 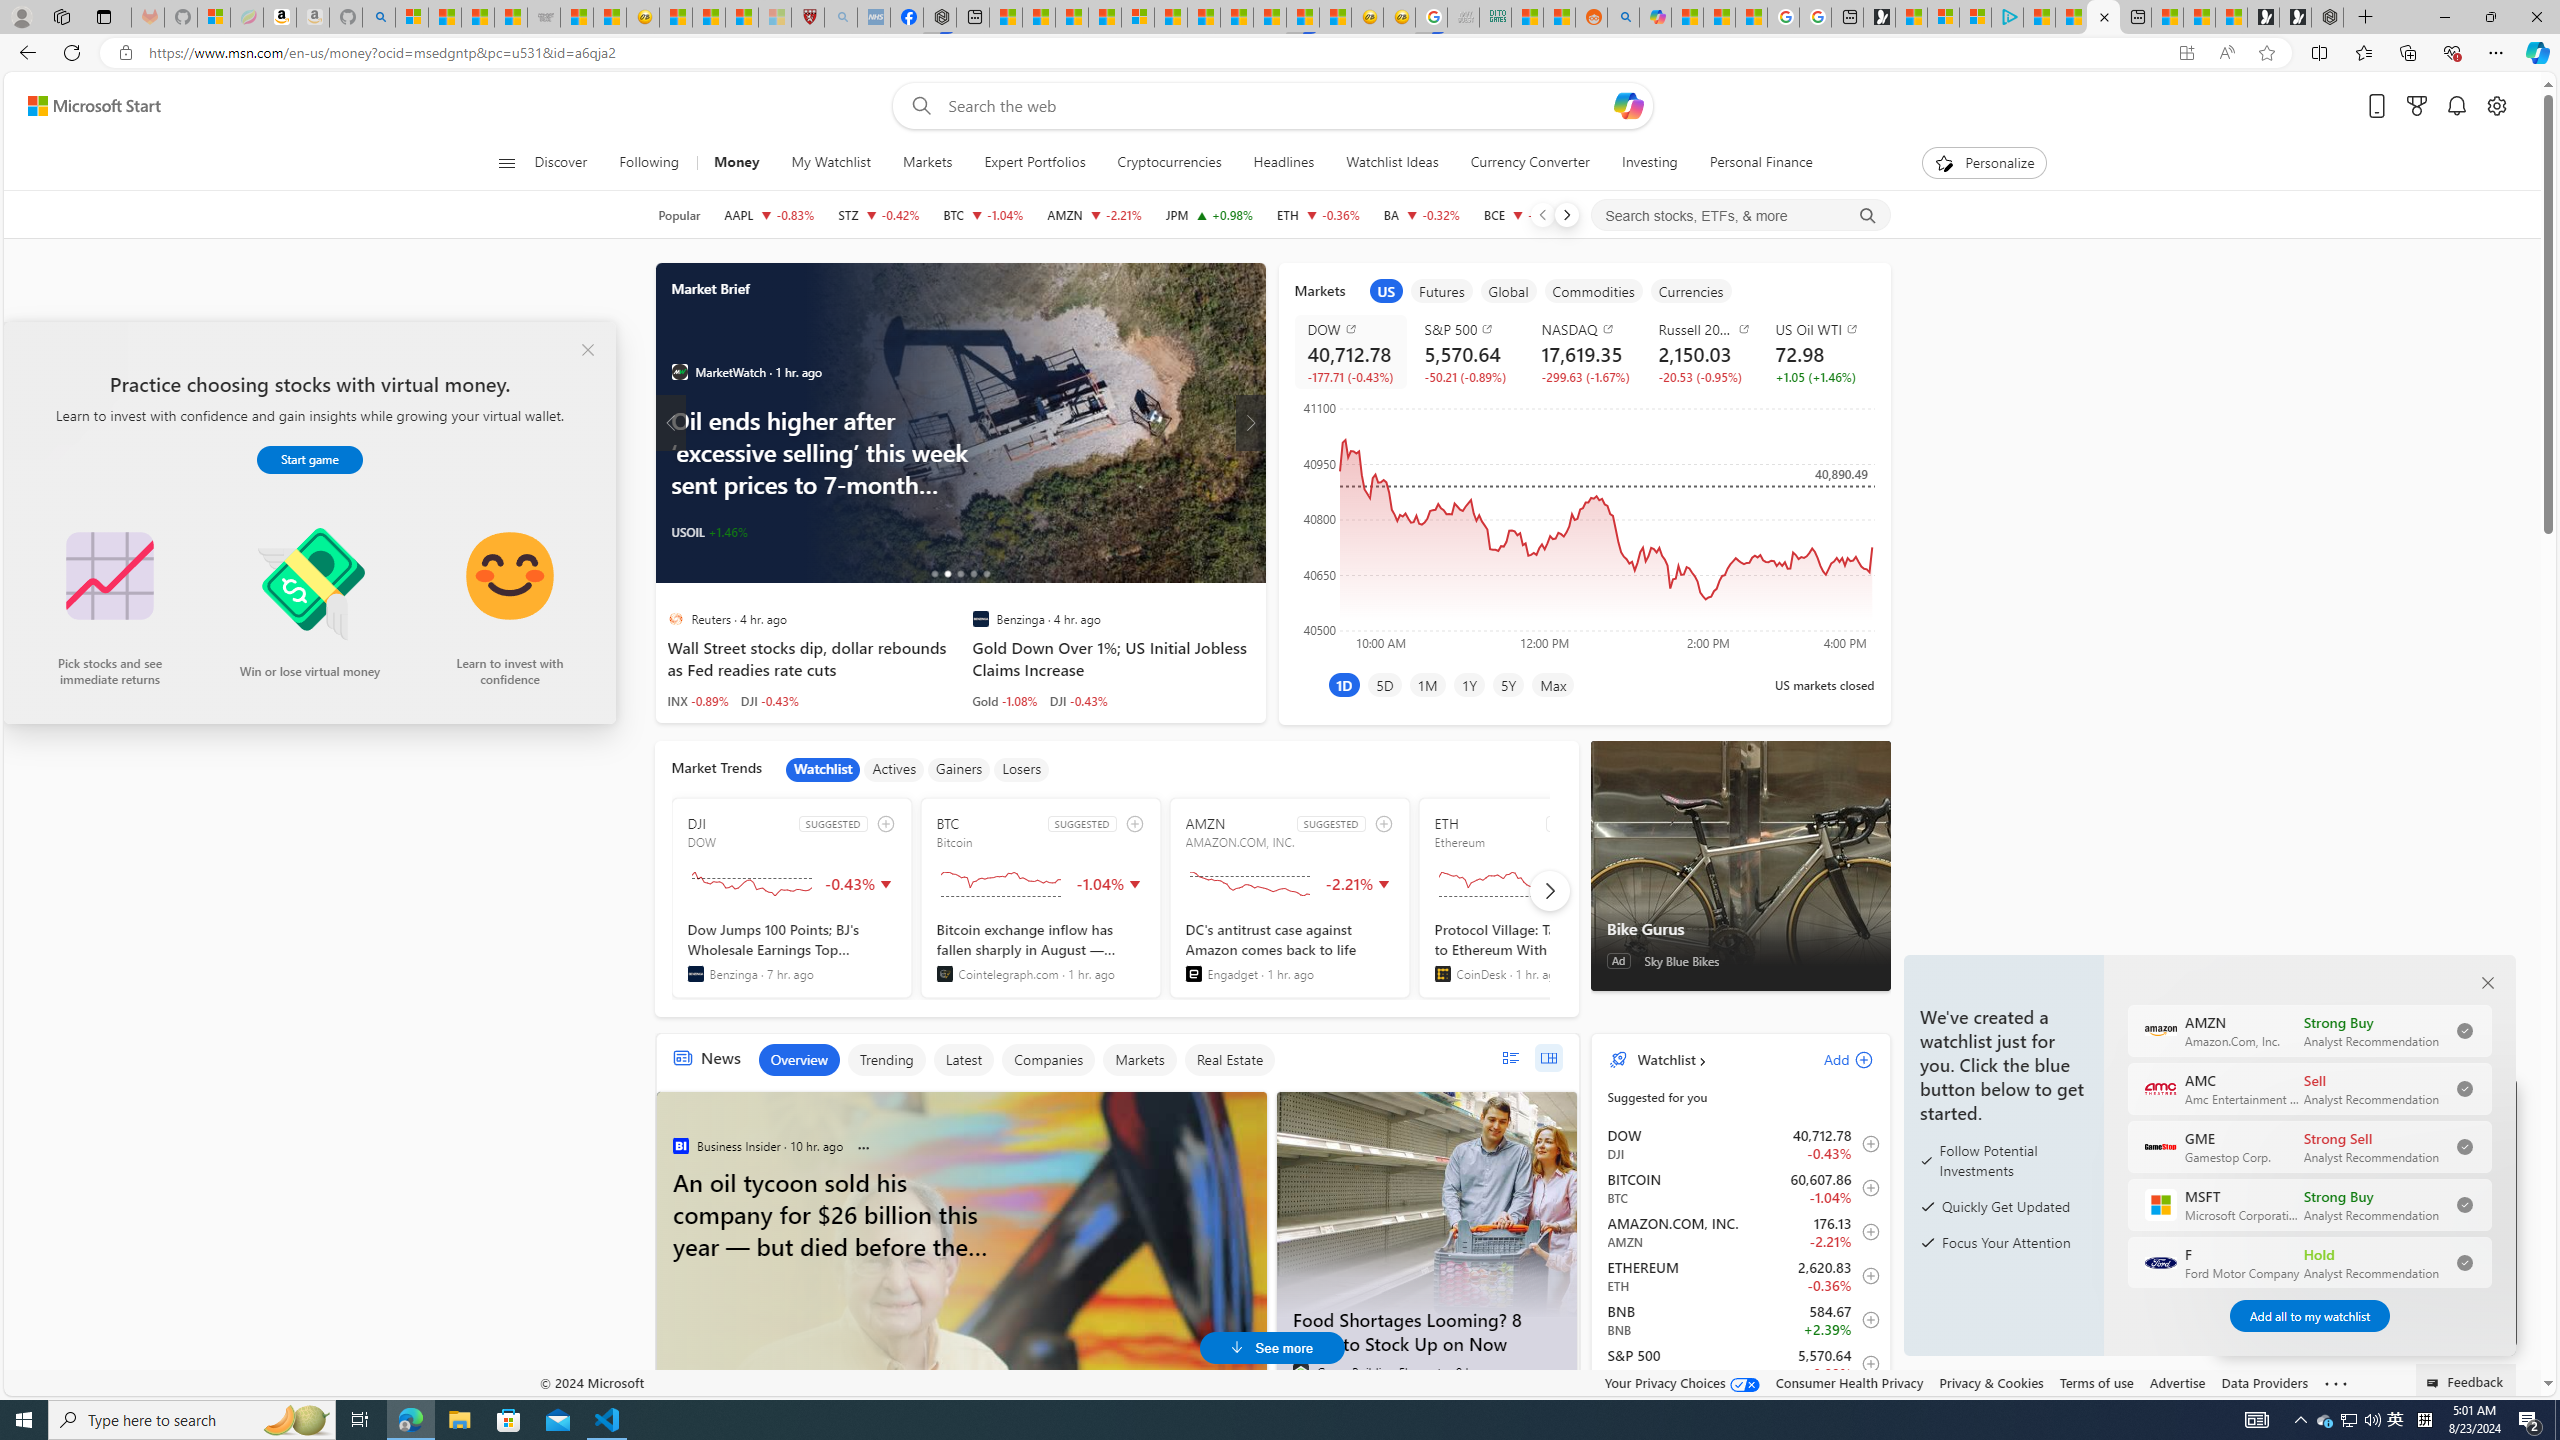 I want to click on '5Y', so click(x=1508, y=683).